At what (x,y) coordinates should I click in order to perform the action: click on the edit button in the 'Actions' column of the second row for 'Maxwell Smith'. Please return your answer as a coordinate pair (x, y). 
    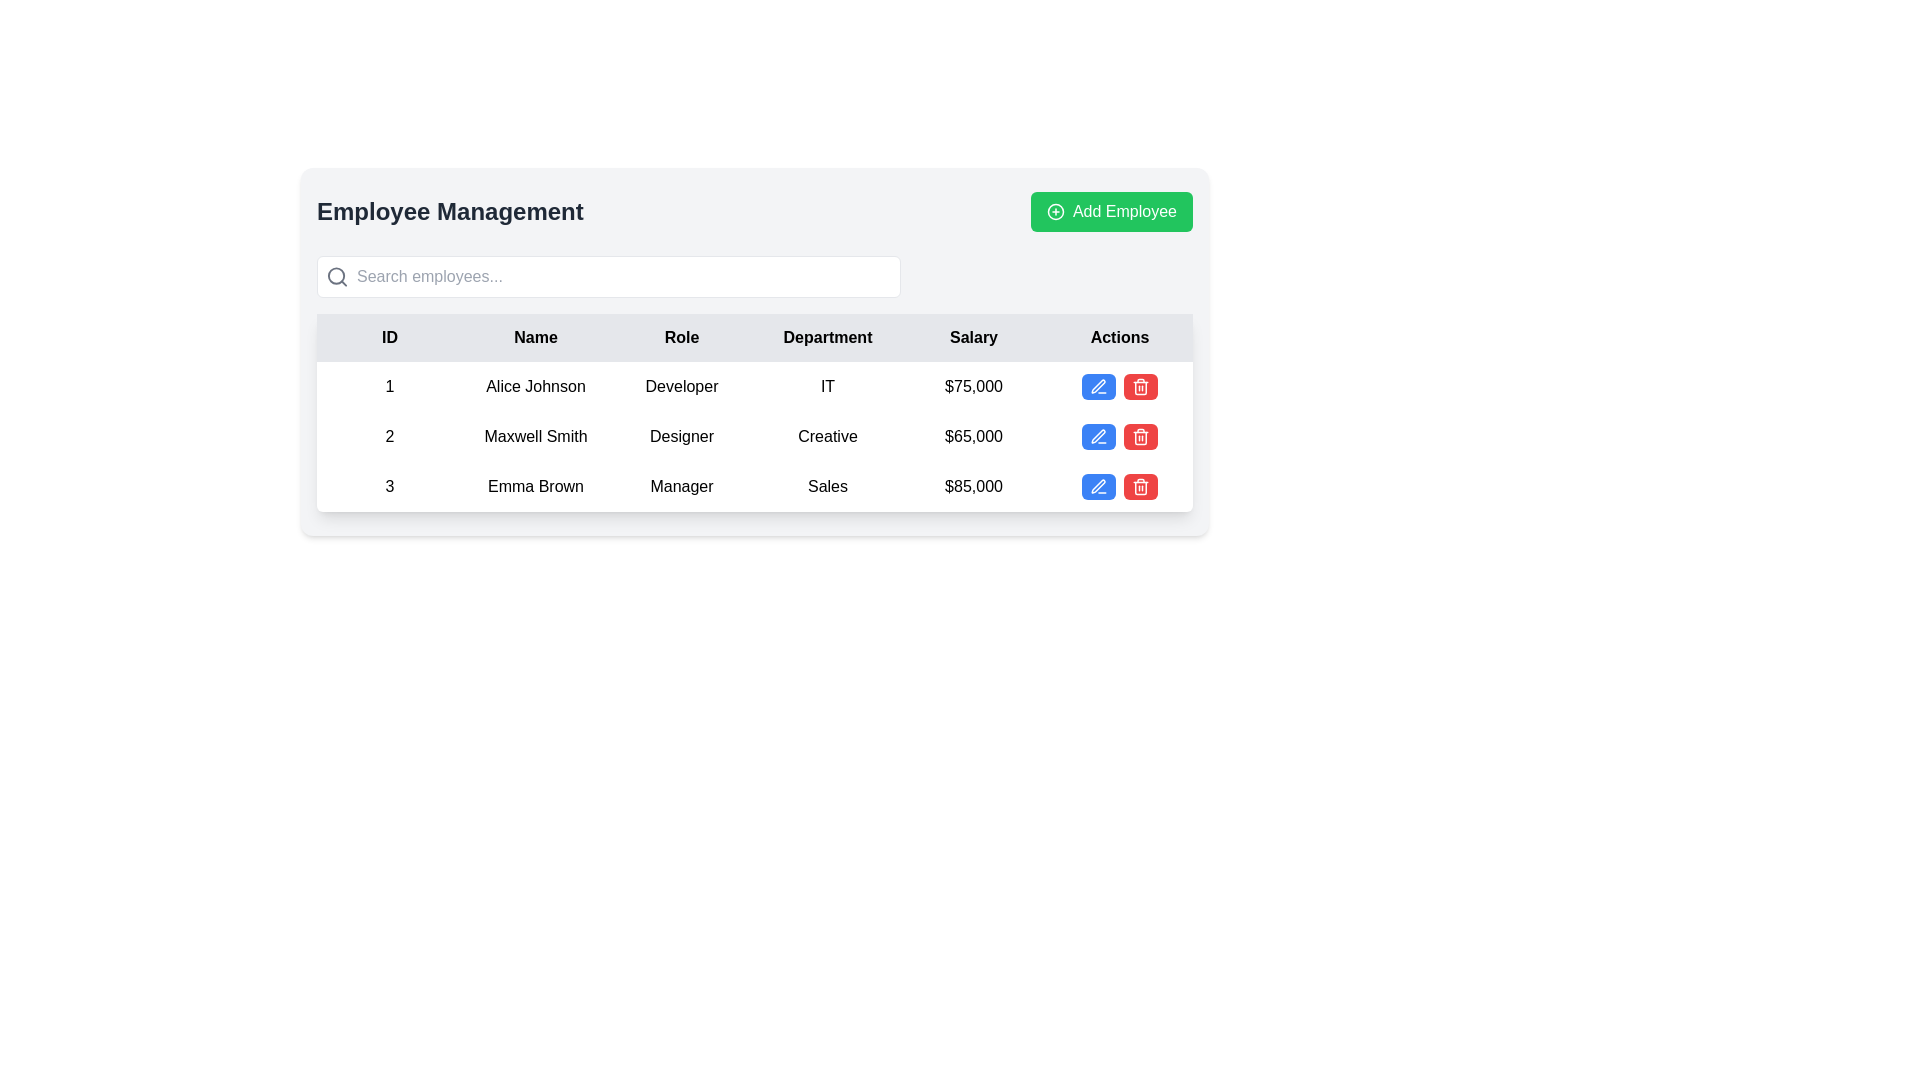
    Looking at the image, I should click on (1098, 435).